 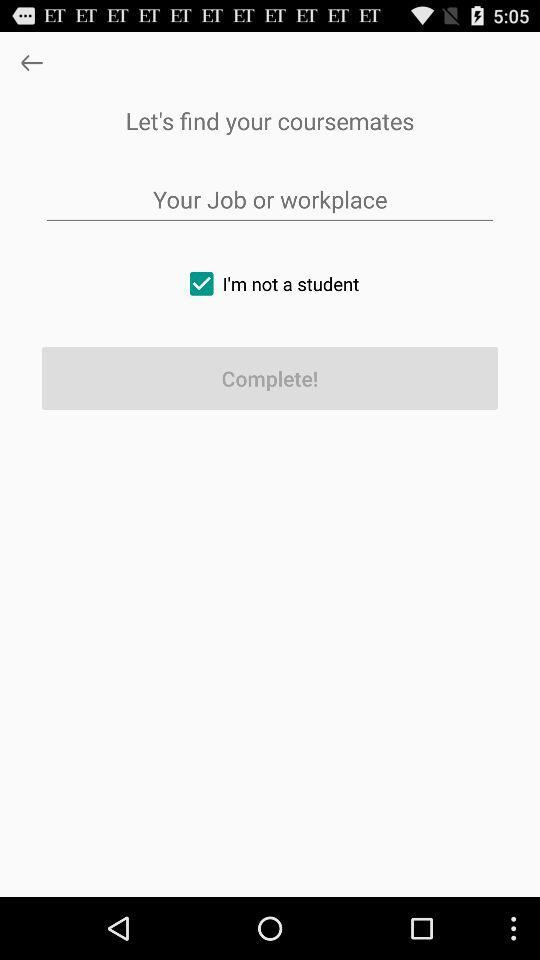 I want to click on go back, so click(x=30, y=62).